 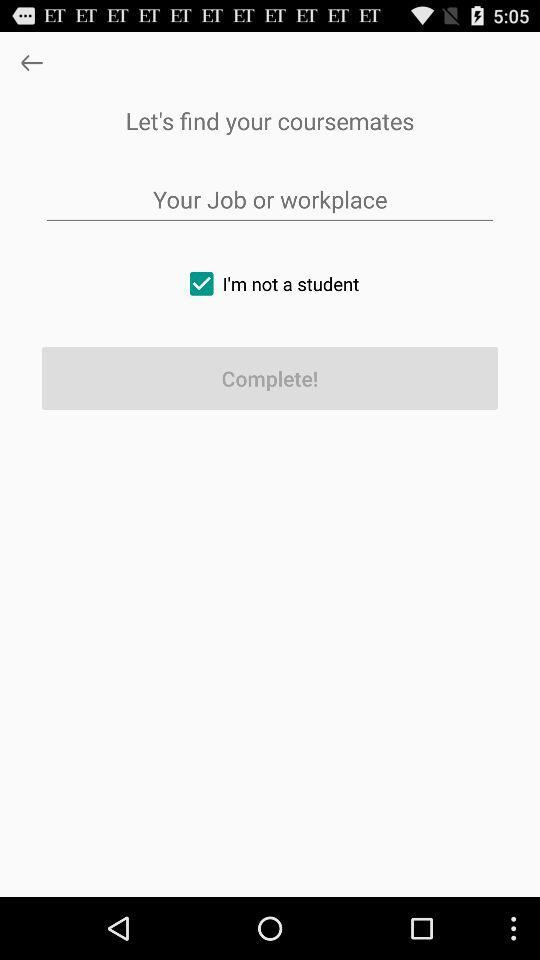 I want to click on go back, so click(x=30, y=62).